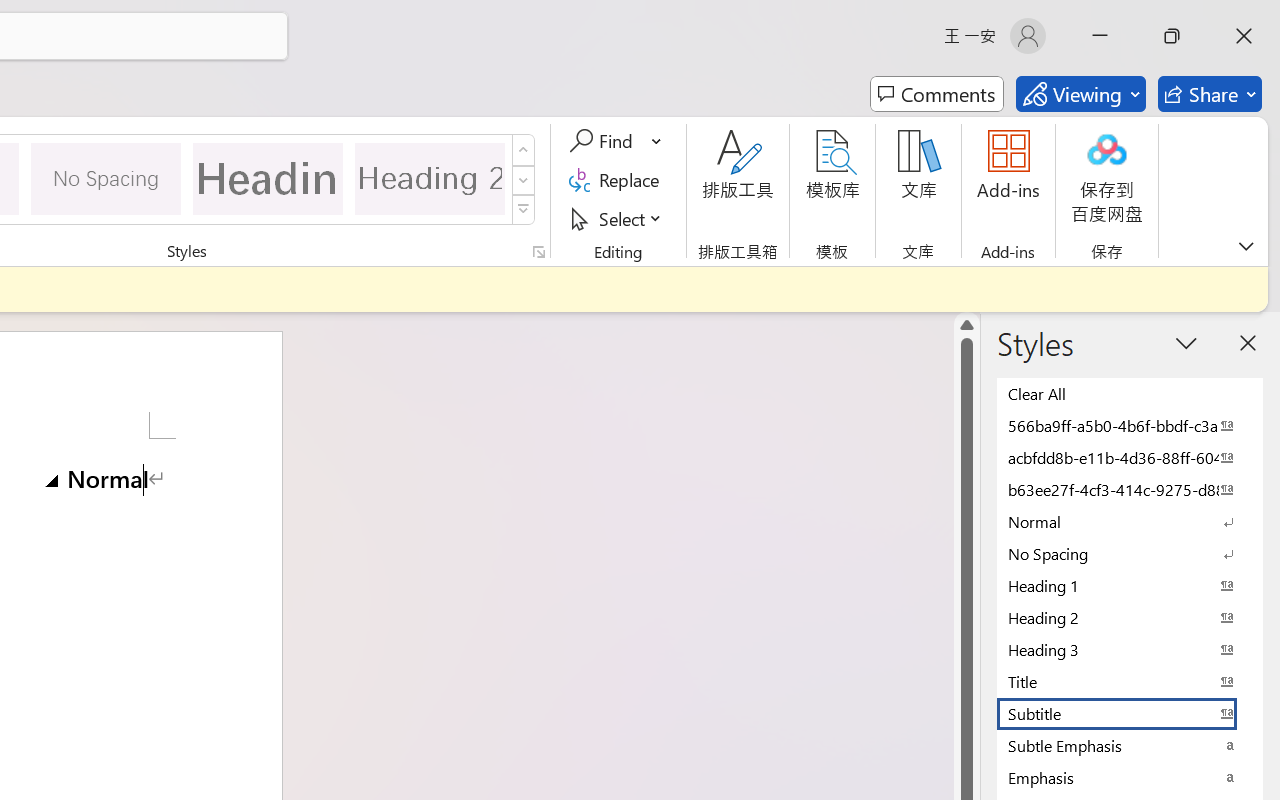 The width and height of the screenshot is (1280, 800). I want to click on 'Title', so click(1130, 681).